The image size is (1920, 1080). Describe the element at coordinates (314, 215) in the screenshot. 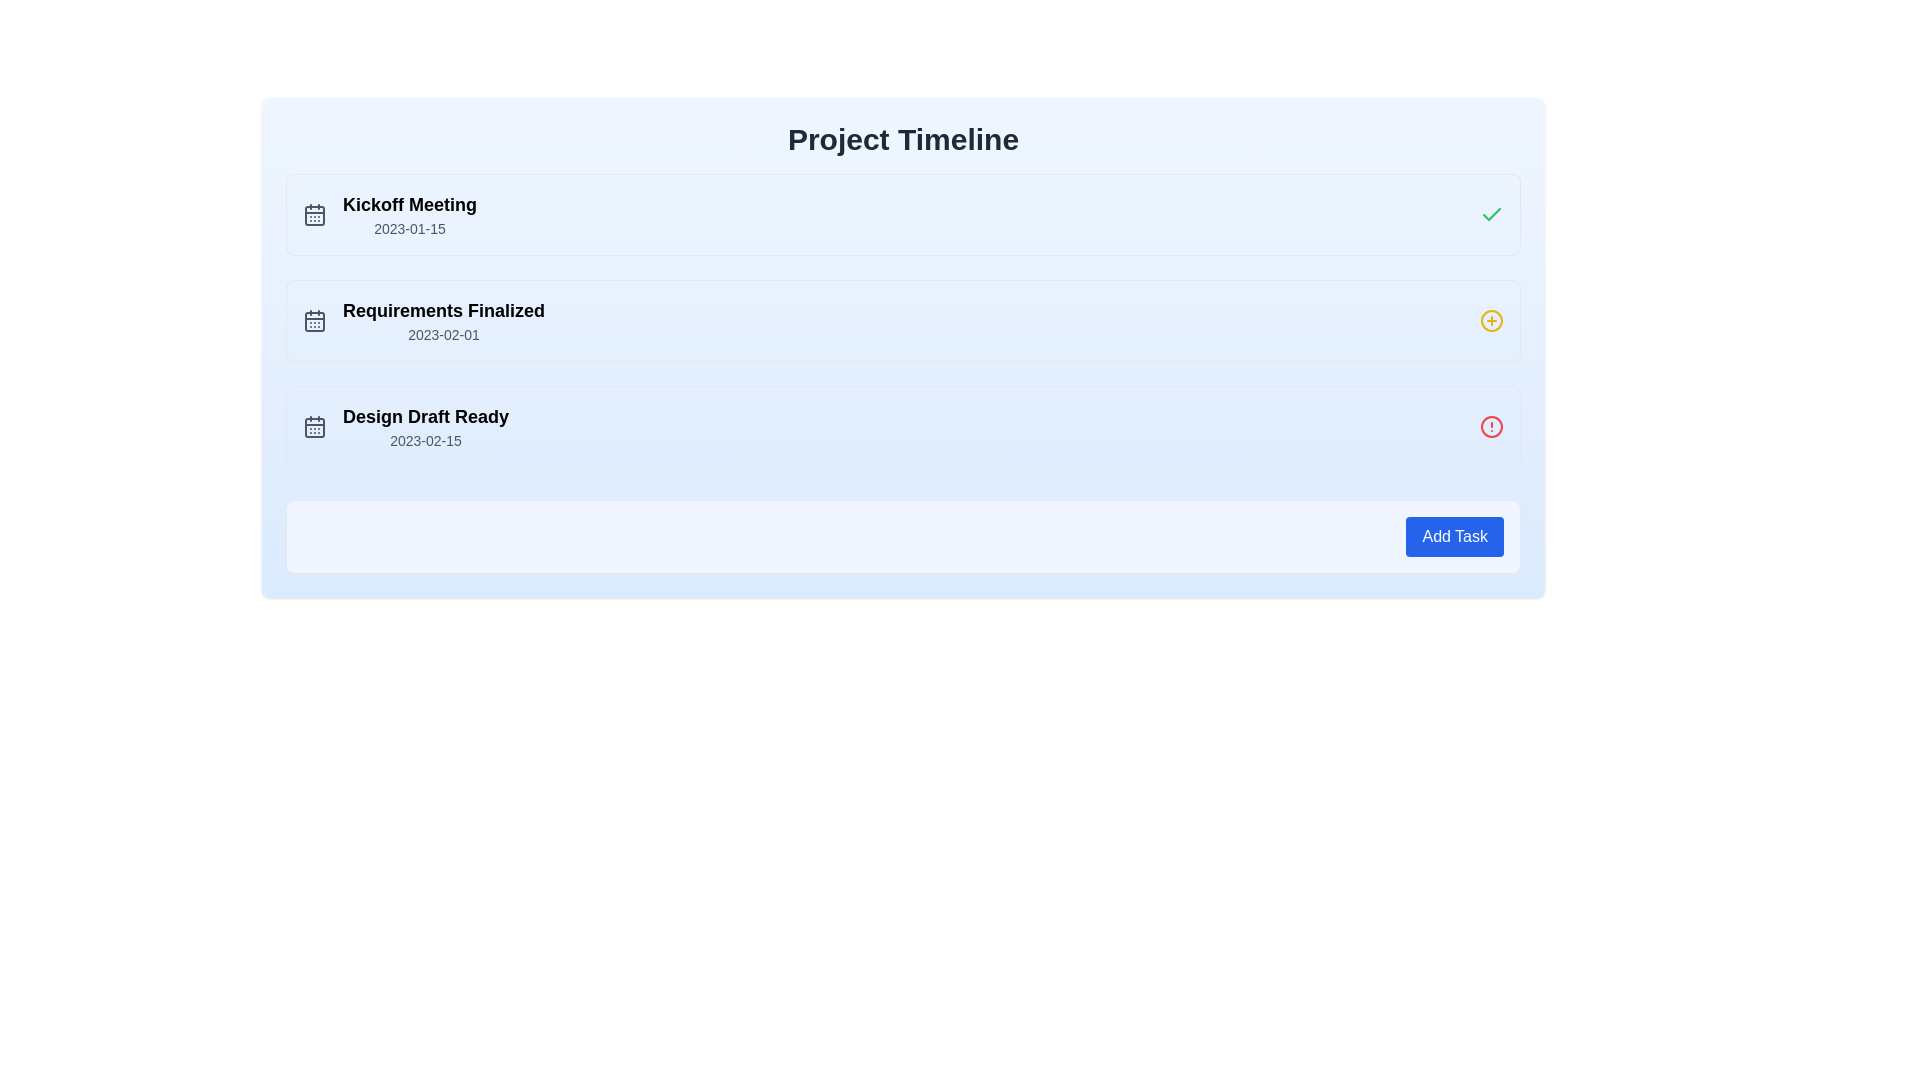

I see `the calendar icon located to the left of the 'Kickoff Meeting' title text in the 'Project Timeline' section` at that location.